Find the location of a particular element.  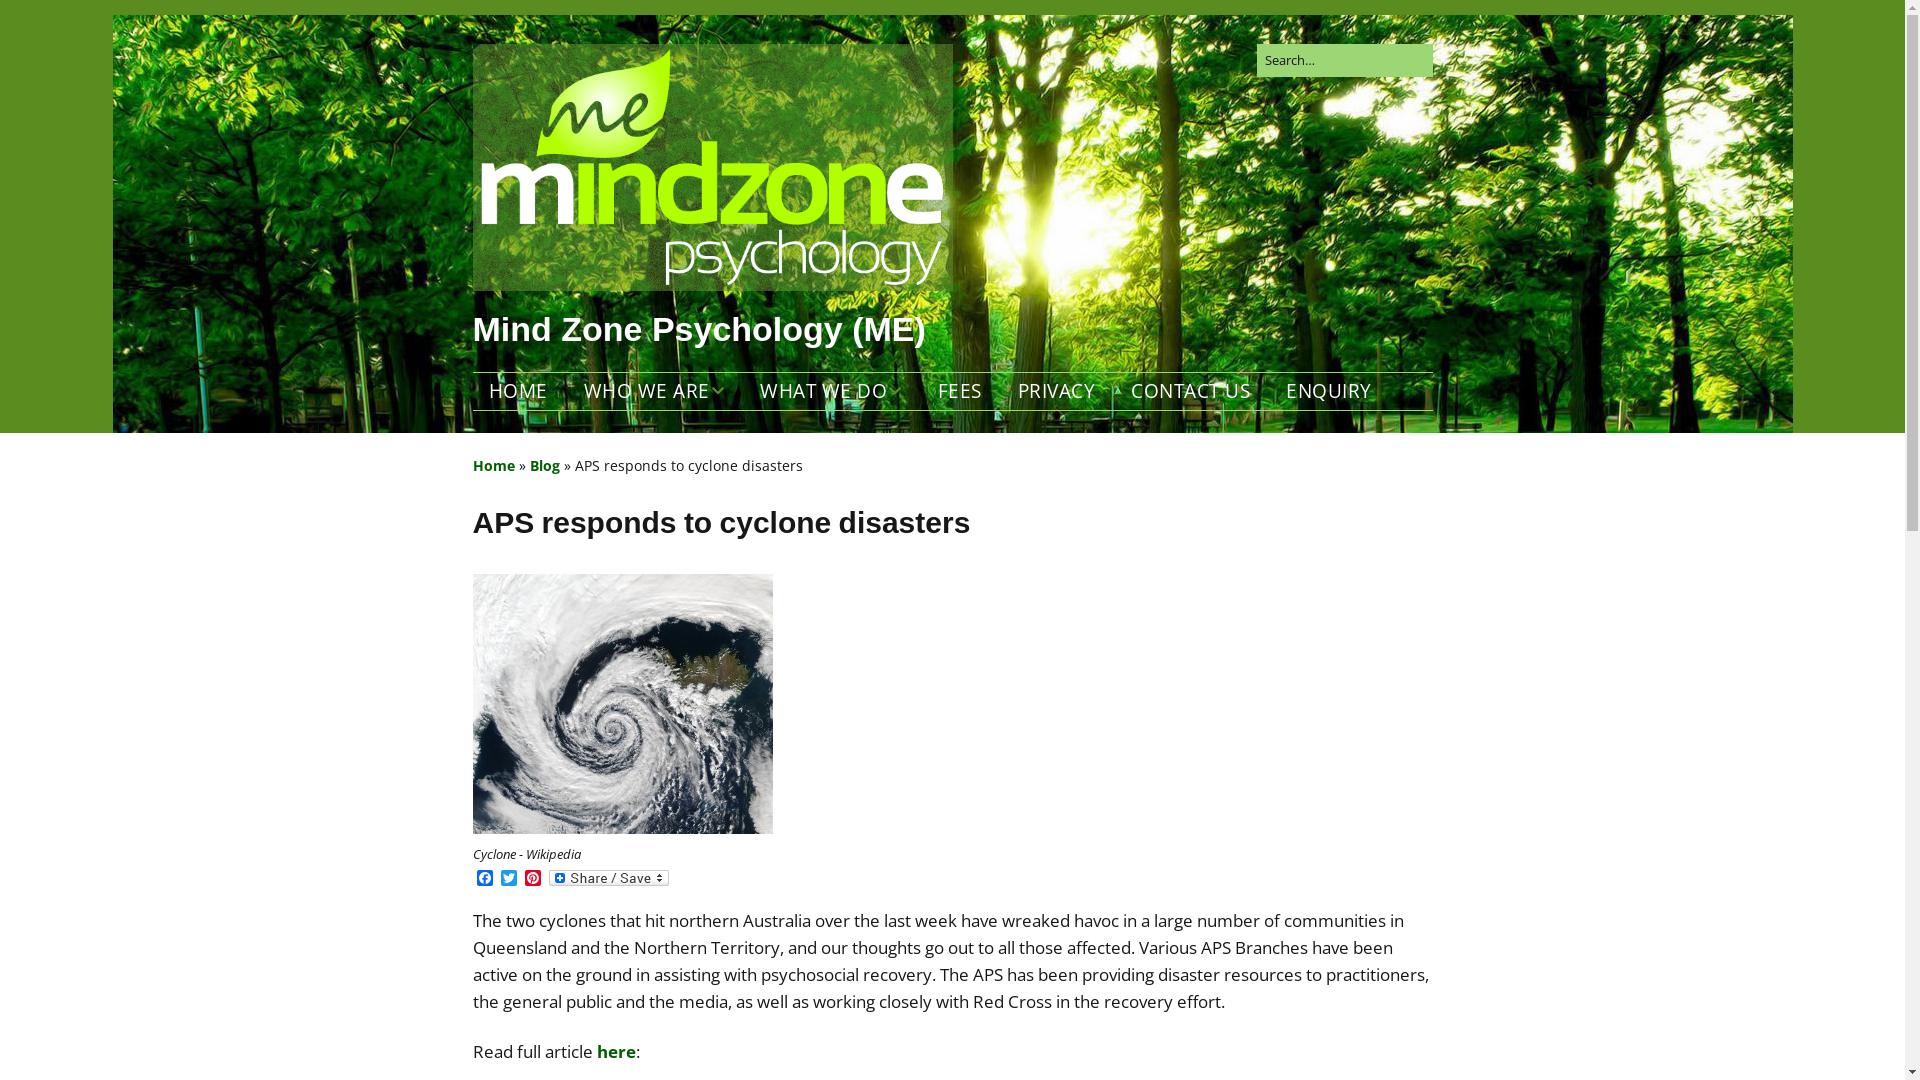

'WHAT WE DO' is located at coordinates (830, 391).